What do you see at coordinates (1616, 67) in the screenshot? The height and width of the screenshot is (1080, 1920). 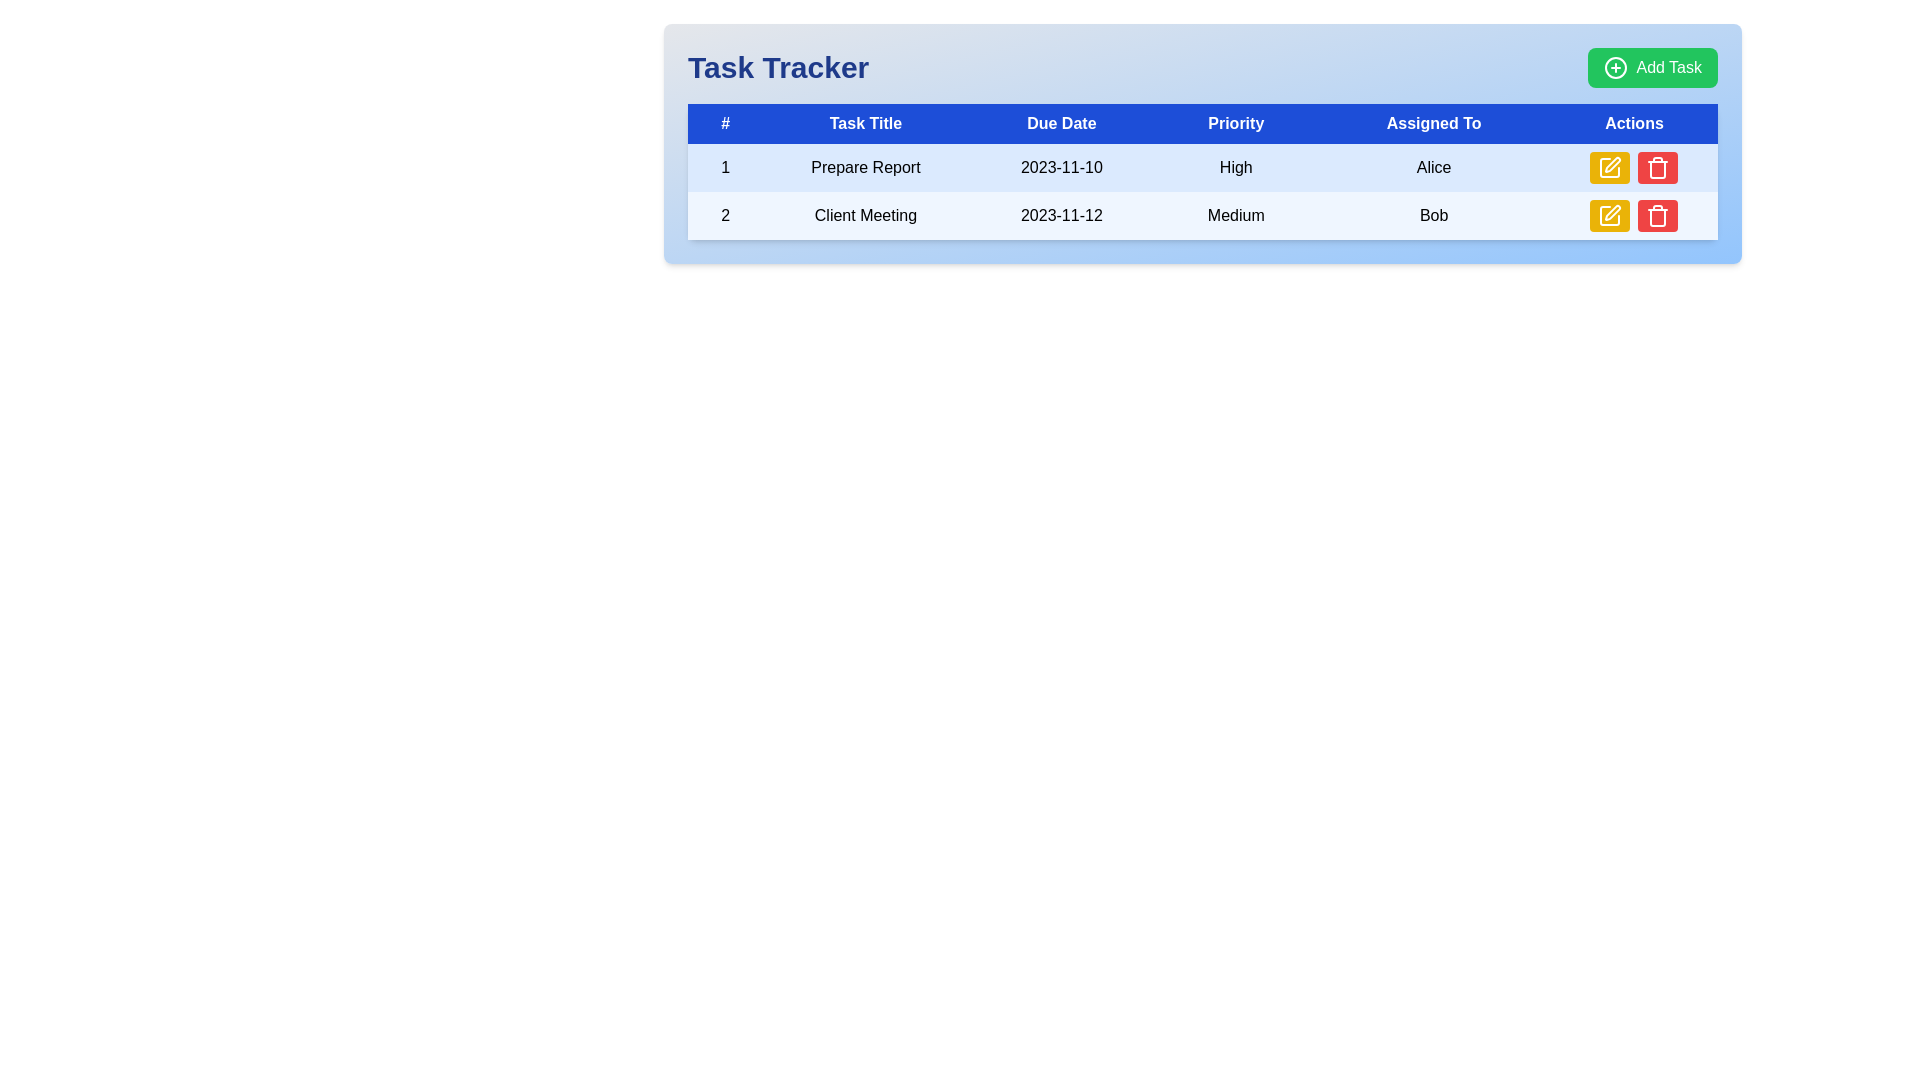 I see `the icon that represents the action to add a new task, which is located within the green button labeled 'Add Task' in the top right corner of the layout` at bounding box center [1616, 67].